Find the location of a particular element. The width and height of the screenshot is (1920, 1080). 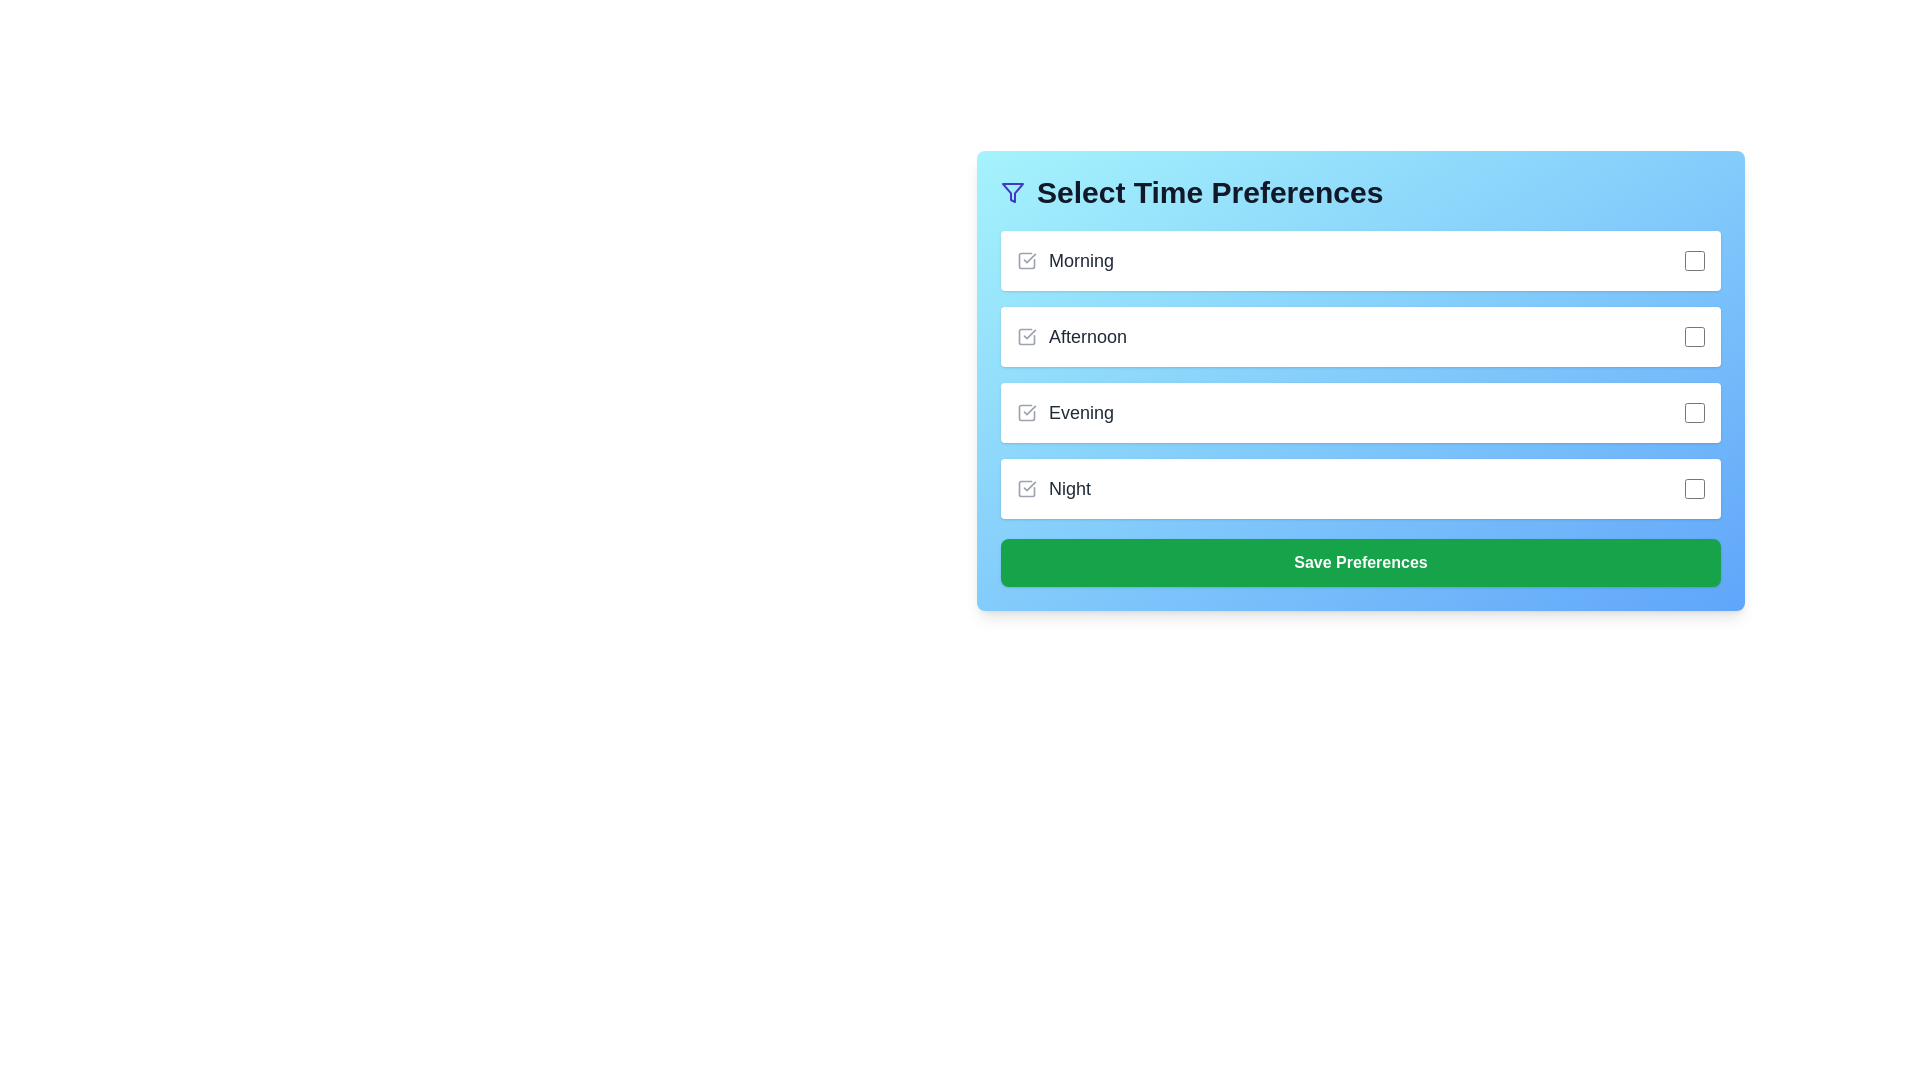

the checkbox outline located to the left of the text labeled 'Evening', which is part of a vertical list of options is located at coordinates (1027, 411).